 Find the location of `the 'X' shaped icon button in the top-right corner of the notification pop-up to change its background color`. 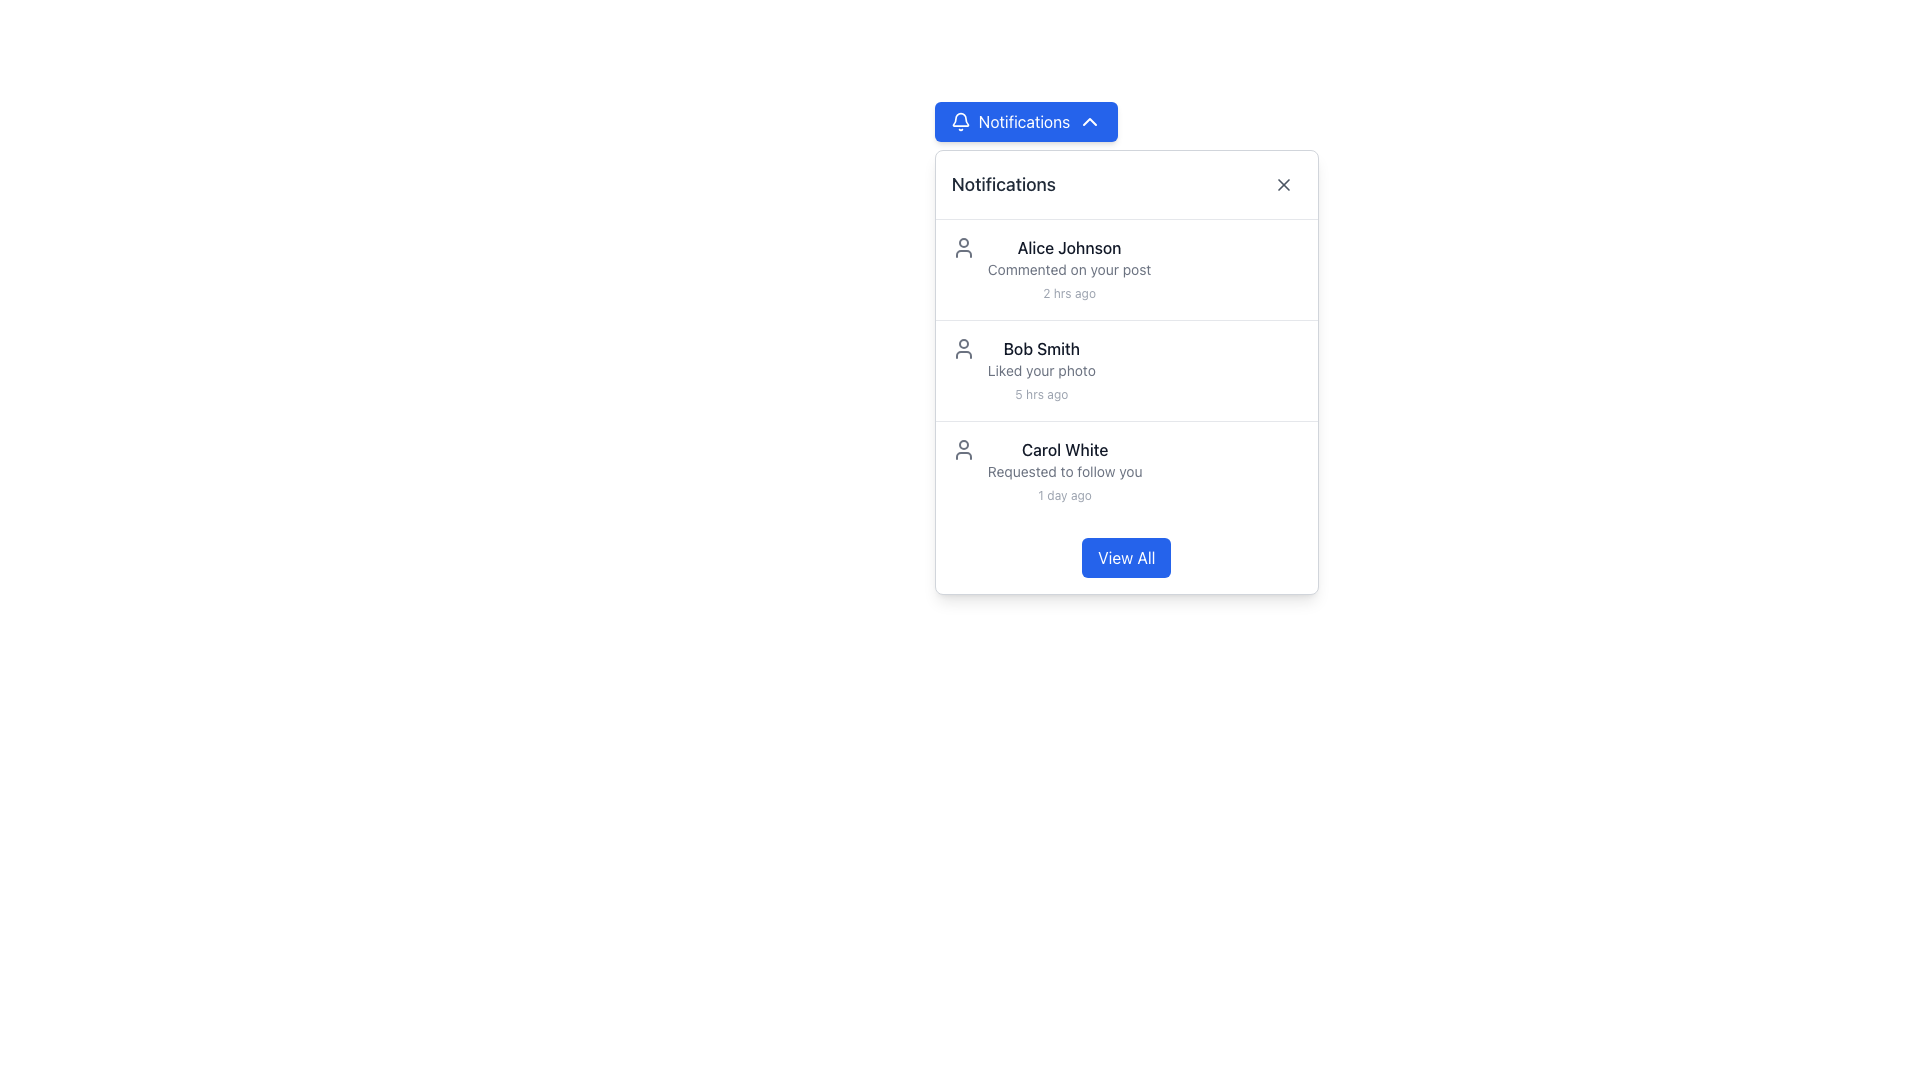

the 'X' shaped icon button in the top-right corner of the notification pop-up to change its background color is located at coordinates (1283, 185).